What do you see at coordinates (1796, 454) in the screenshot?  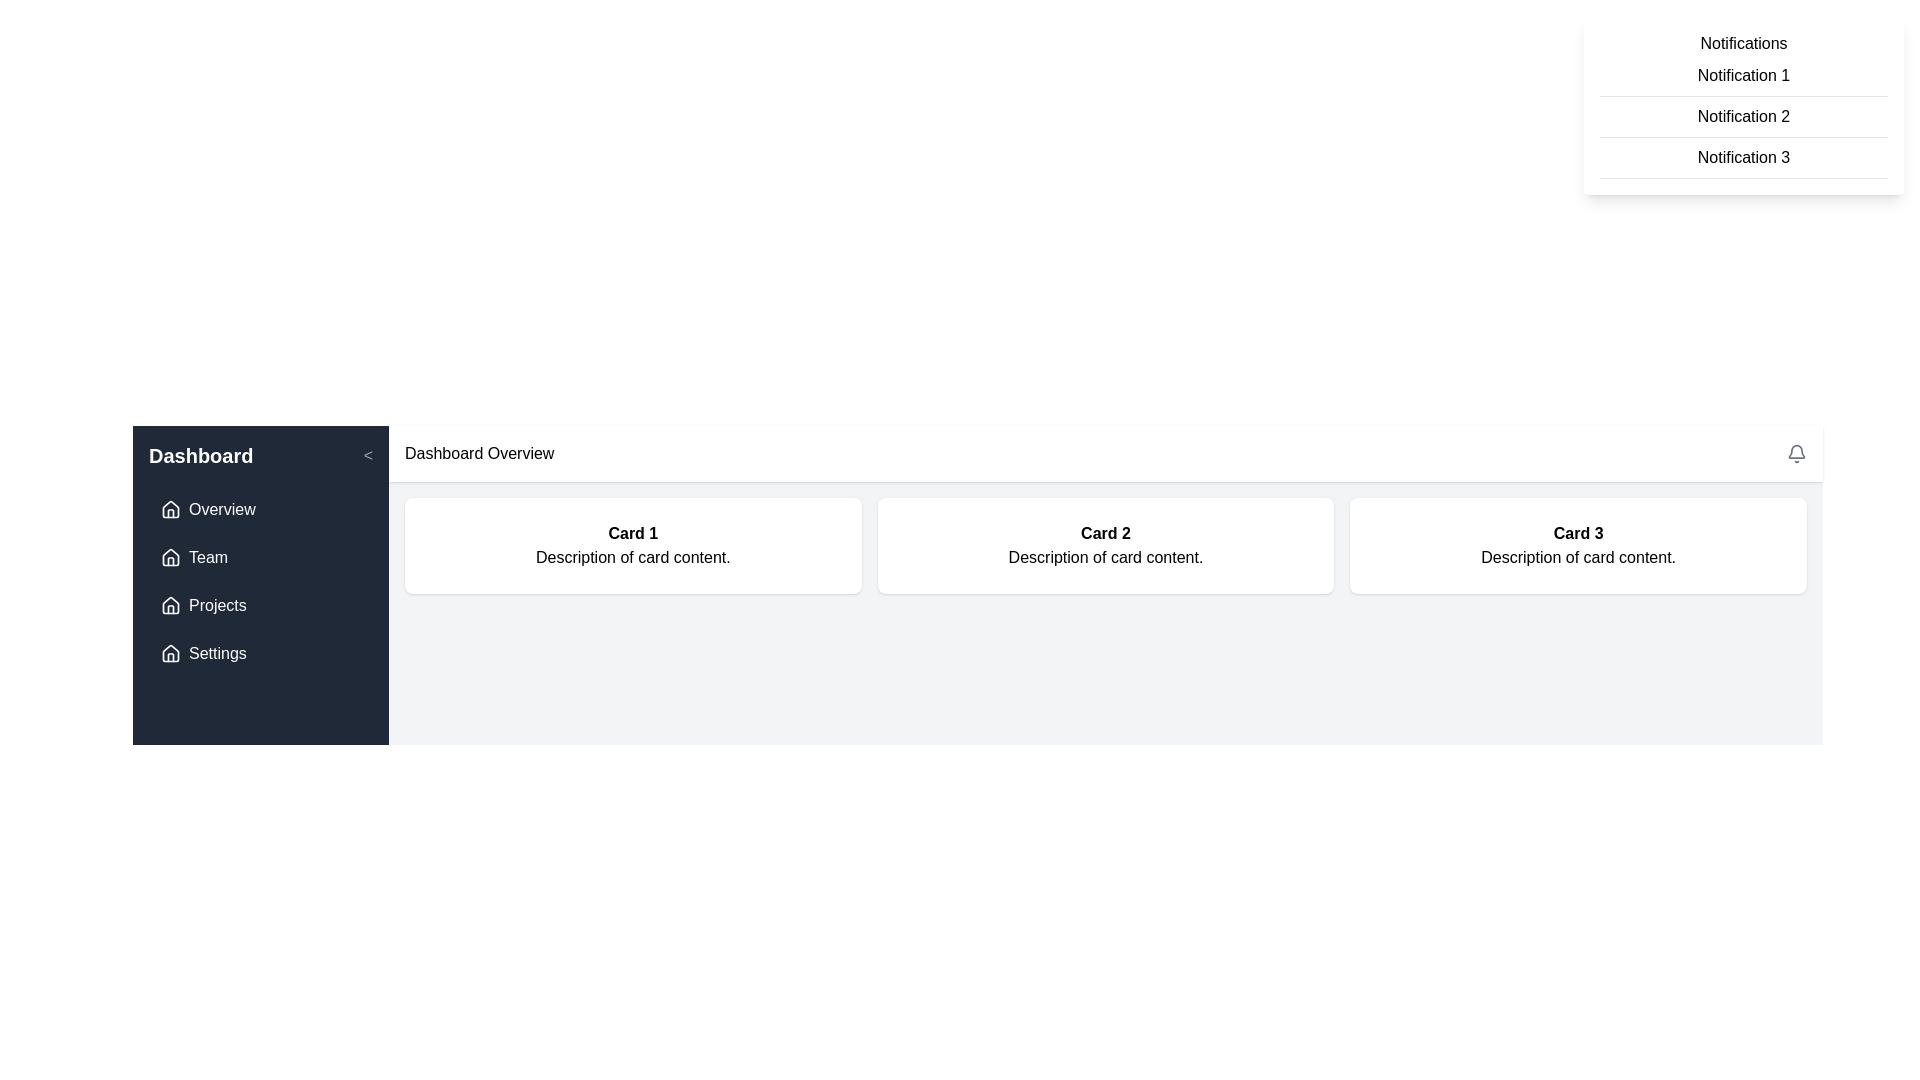 I see `the gray bell icon button located on the far-right side of the 'Dashboard Overview' bar` at bounding box center [1796, 454].